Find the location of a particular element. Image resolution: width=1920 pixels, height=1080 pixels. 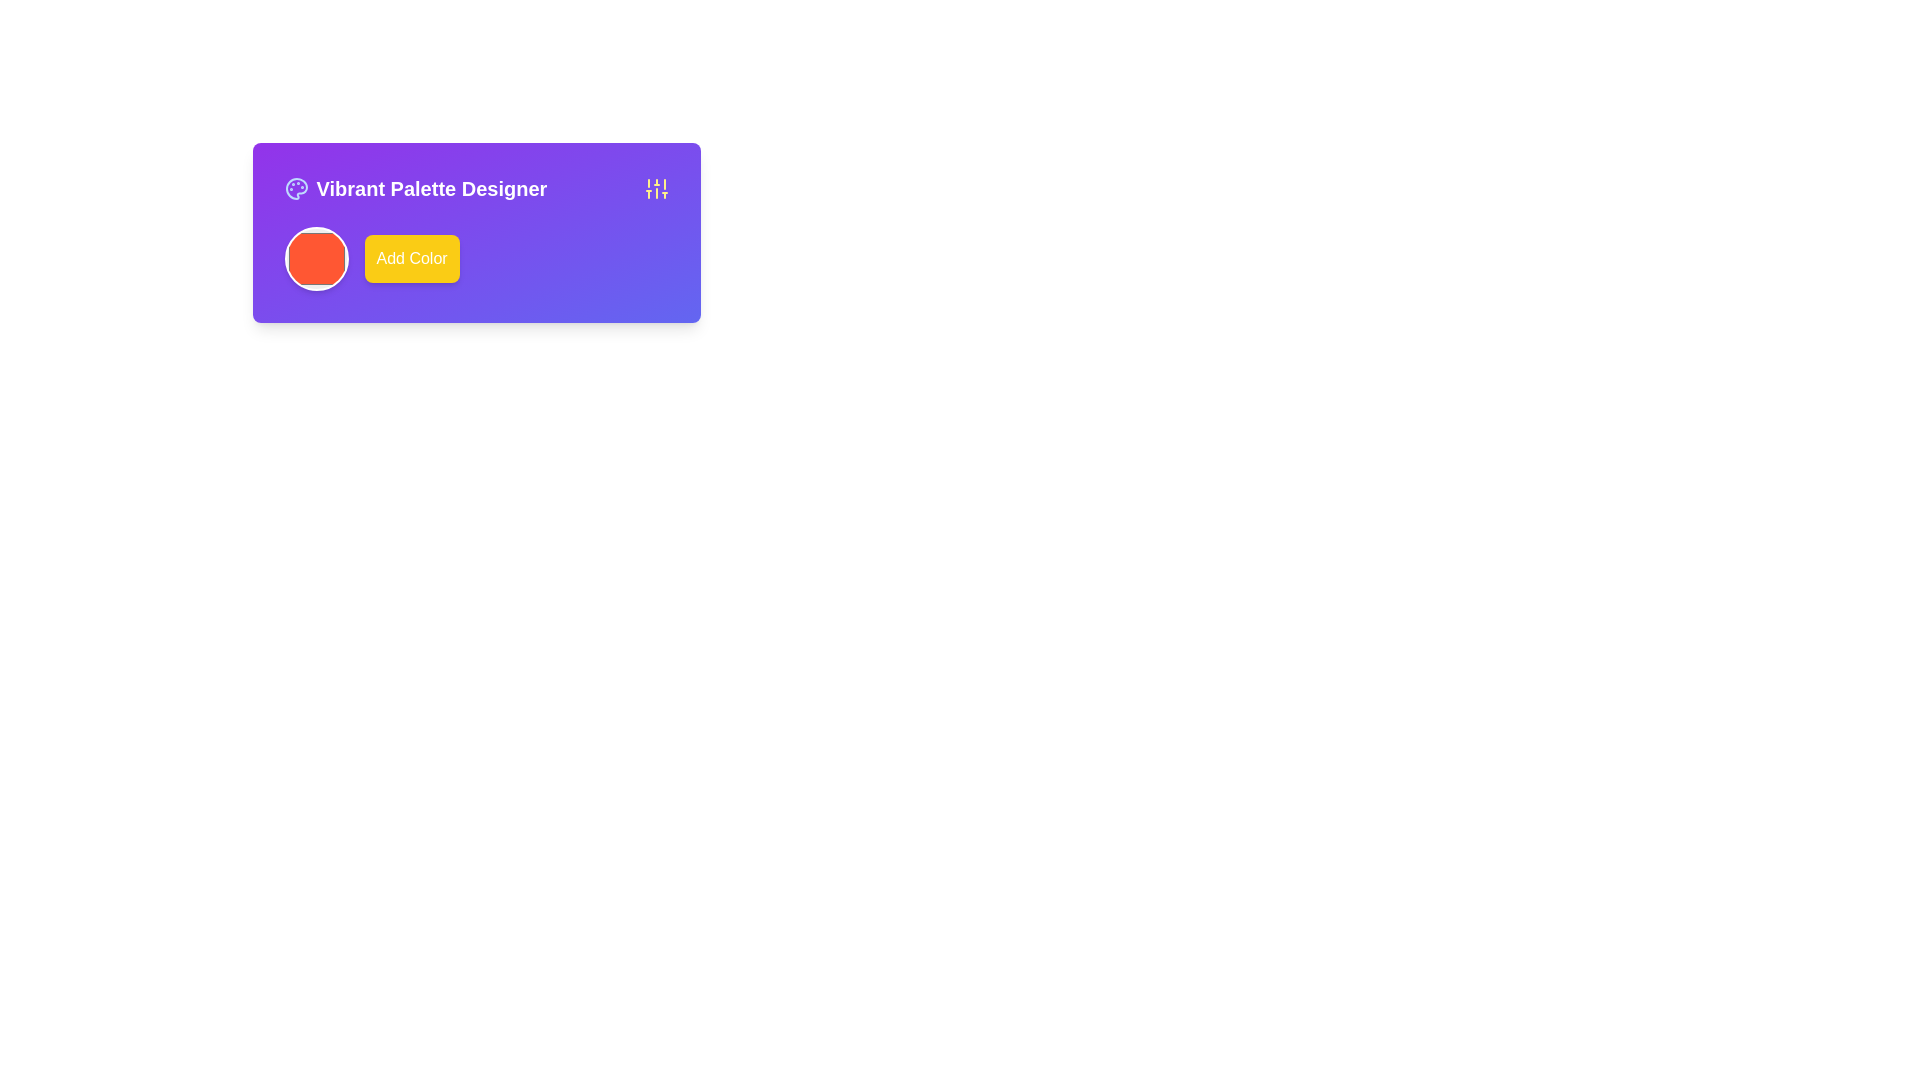

the 'Add Color' button with a bright yellow background and white text is located at coordinates (411, 257).